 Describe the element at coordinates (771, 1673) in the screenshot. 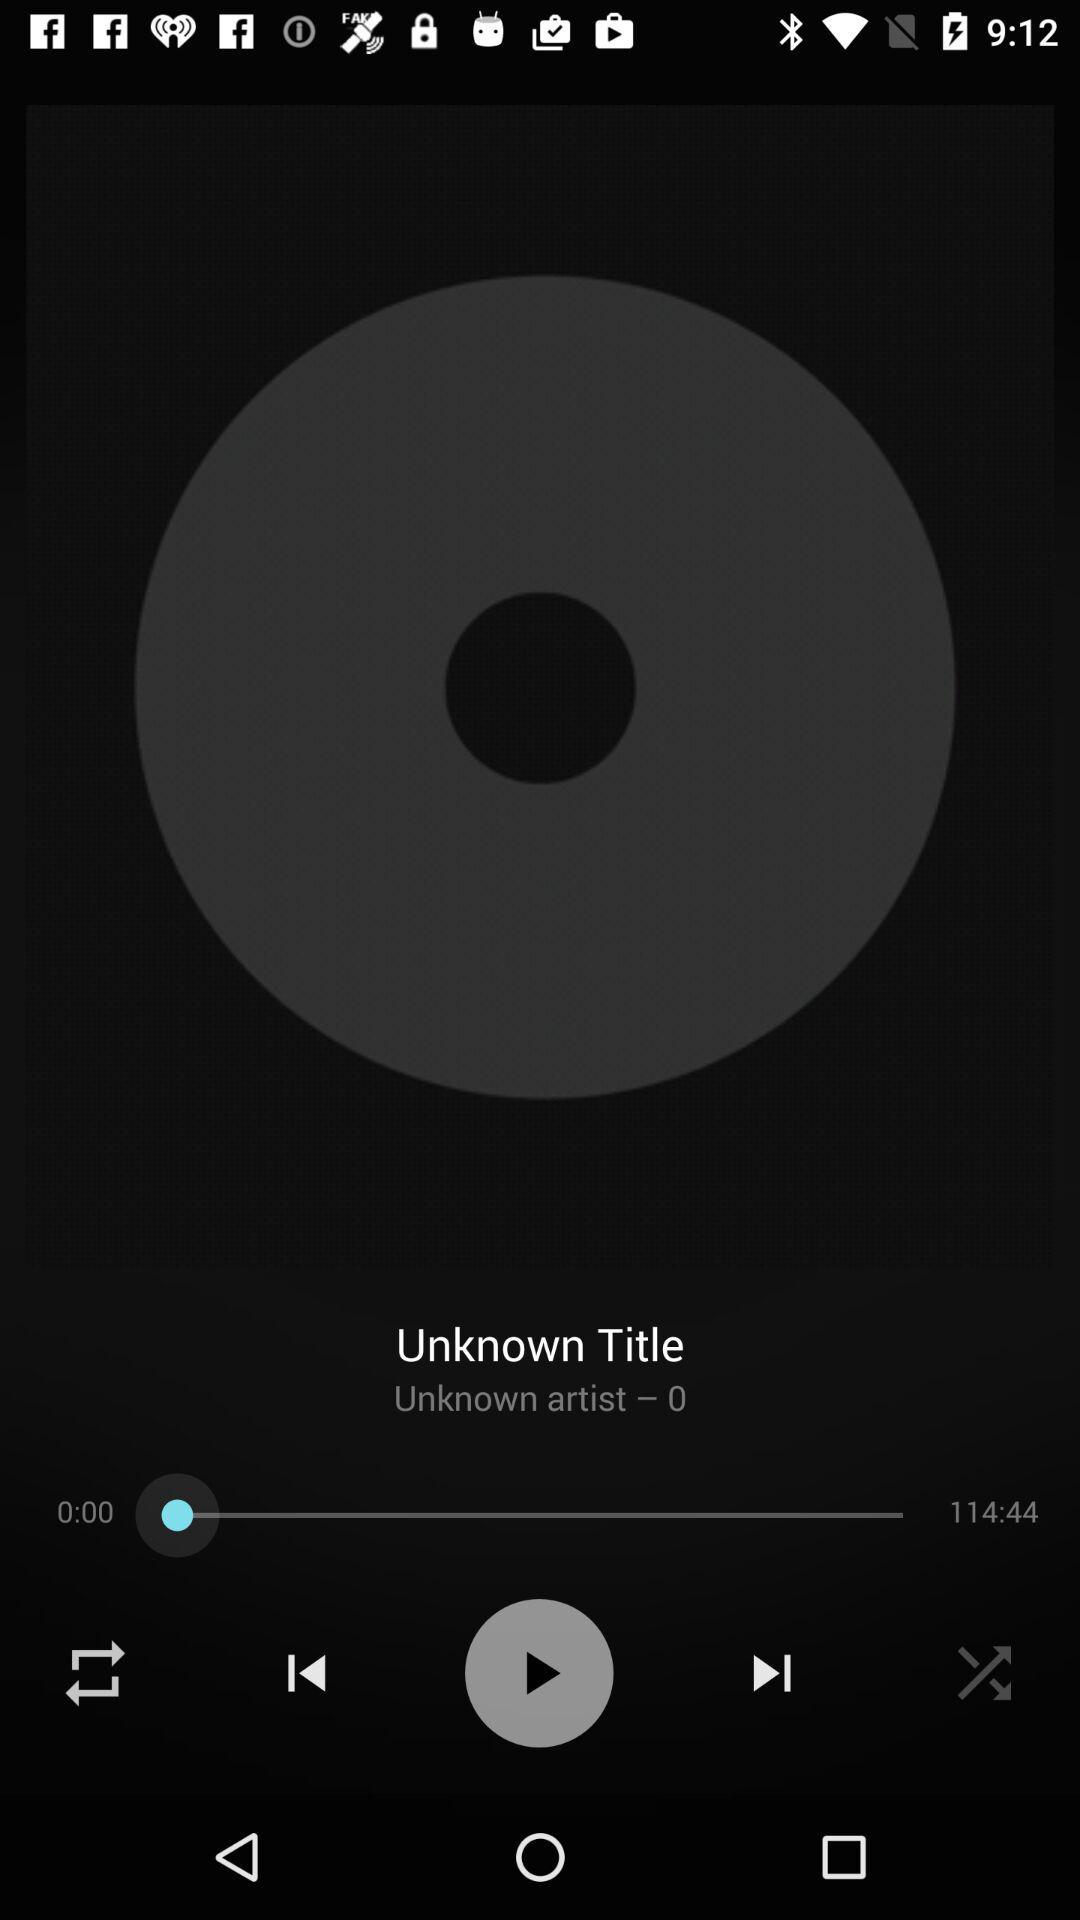

I see `the skip_next icon` at that location.